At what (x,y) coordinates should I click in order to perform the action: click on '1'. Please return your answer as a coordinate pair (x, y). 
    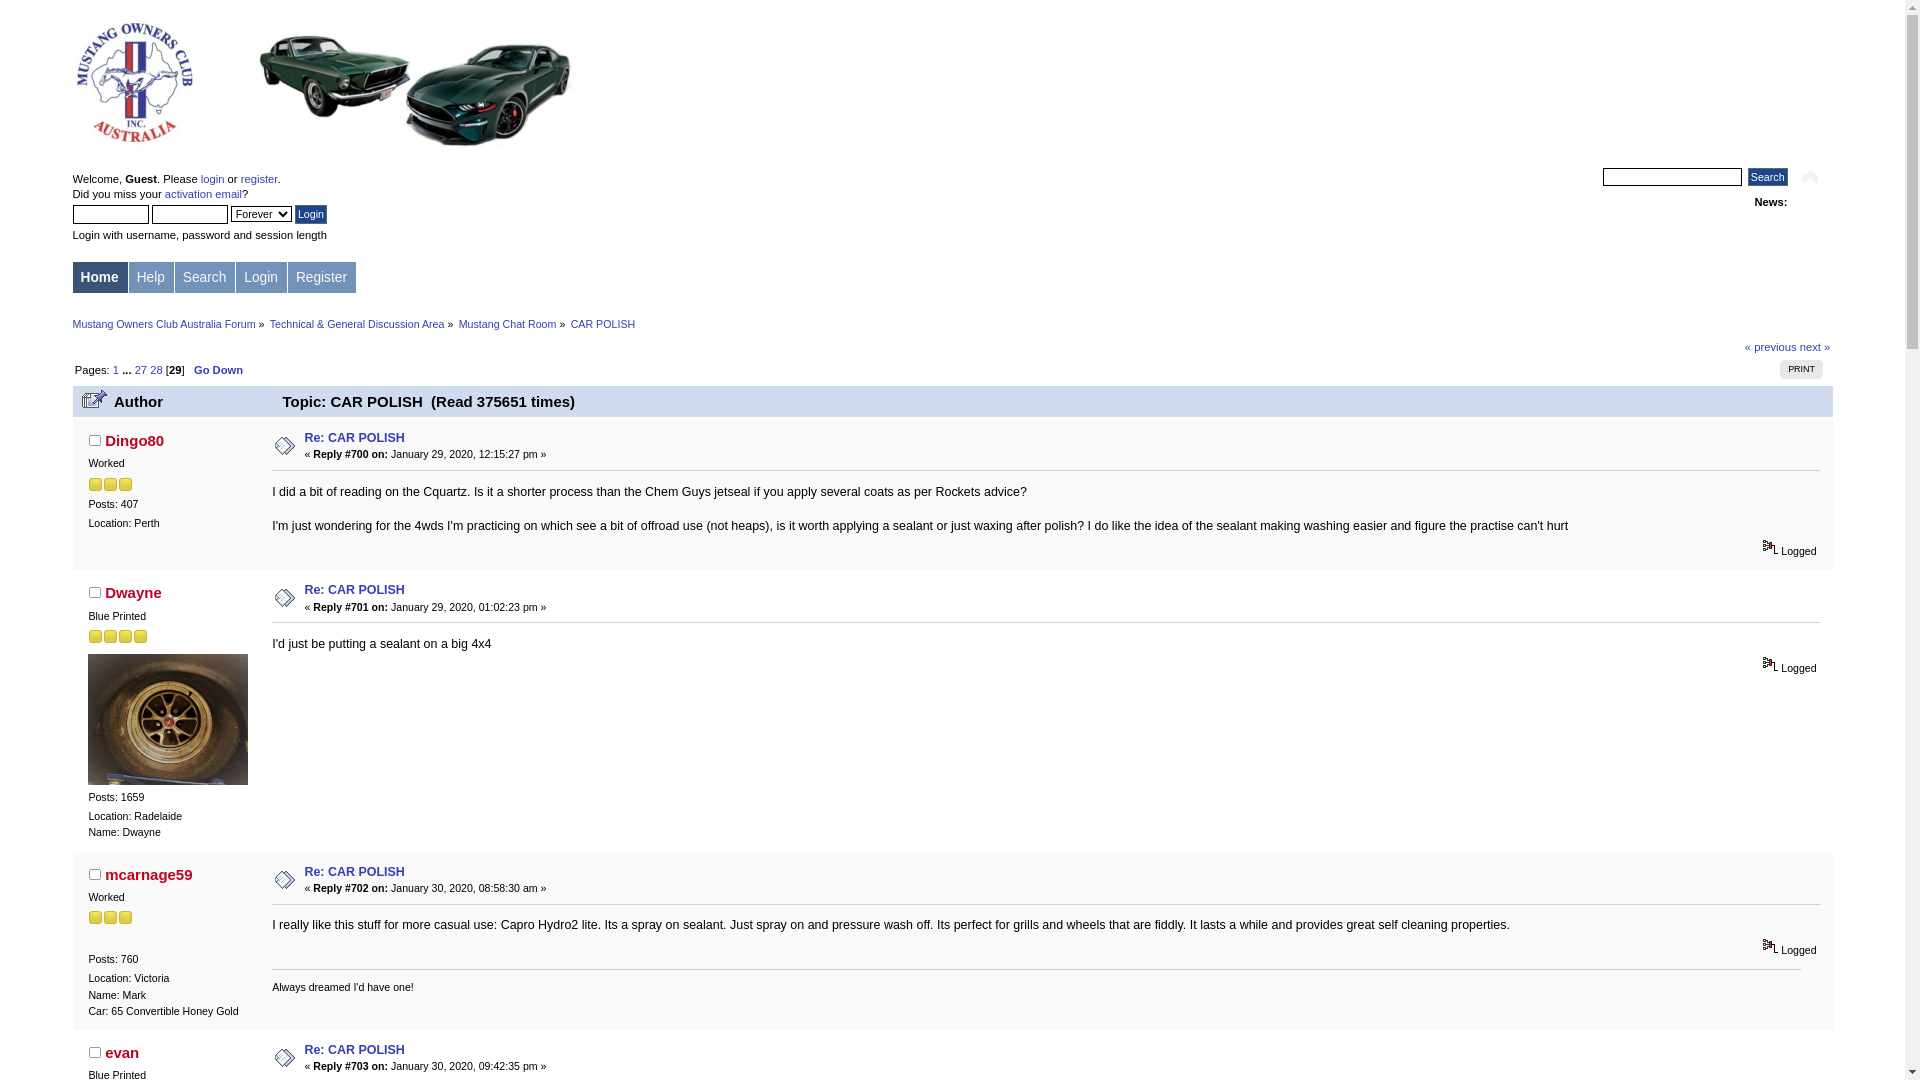
    Looking at the image, I should click on (114, 370).